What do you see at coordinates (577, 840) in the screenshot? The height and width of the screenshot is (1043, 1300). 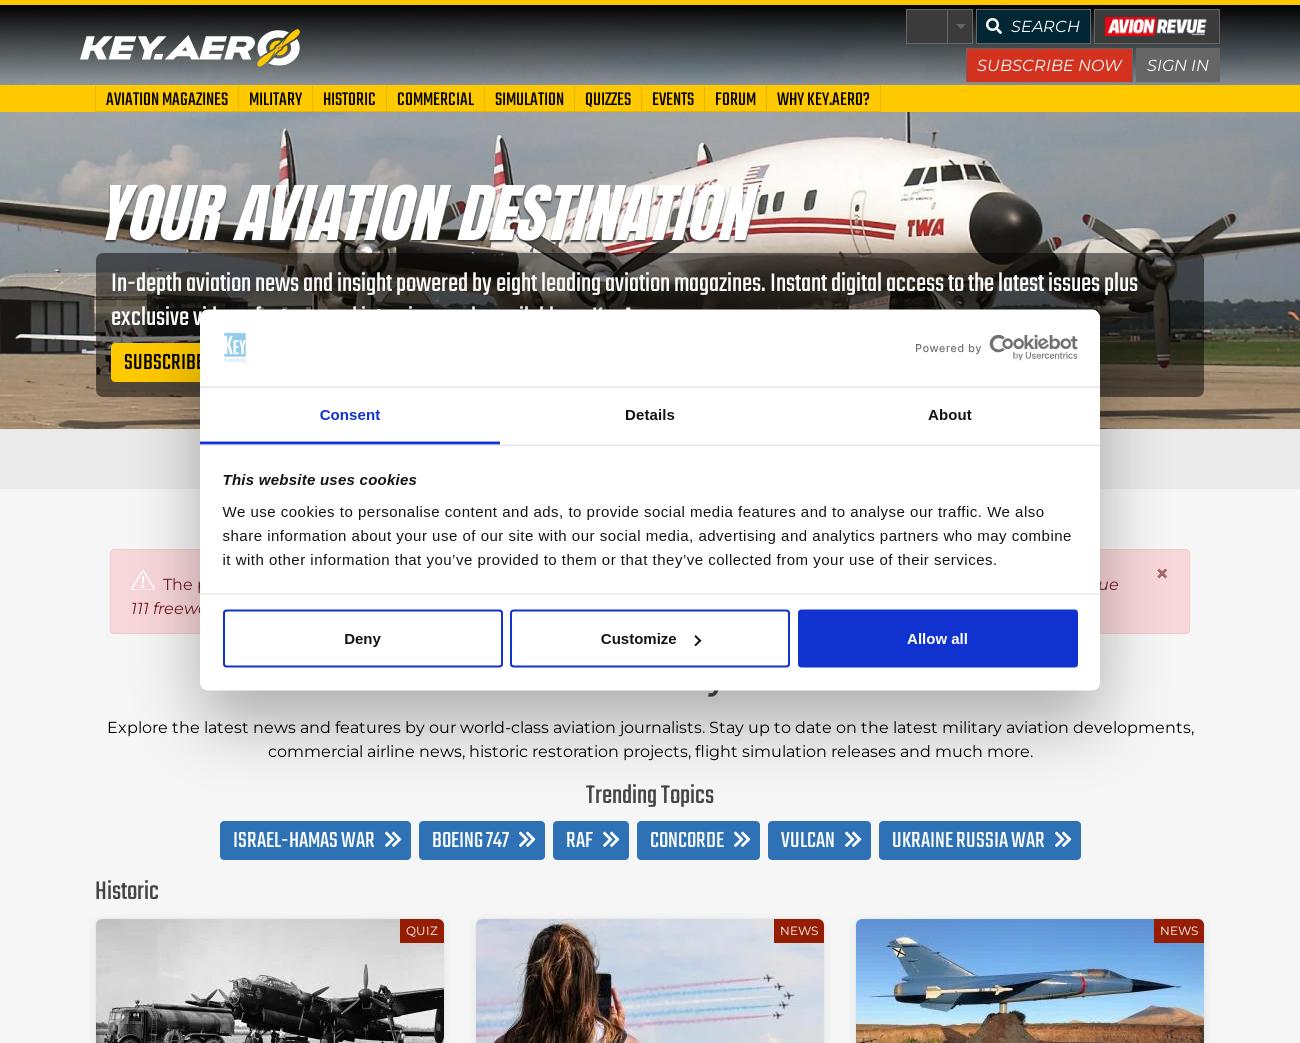 I see `'RAF'` at bounding box center [577, 840].